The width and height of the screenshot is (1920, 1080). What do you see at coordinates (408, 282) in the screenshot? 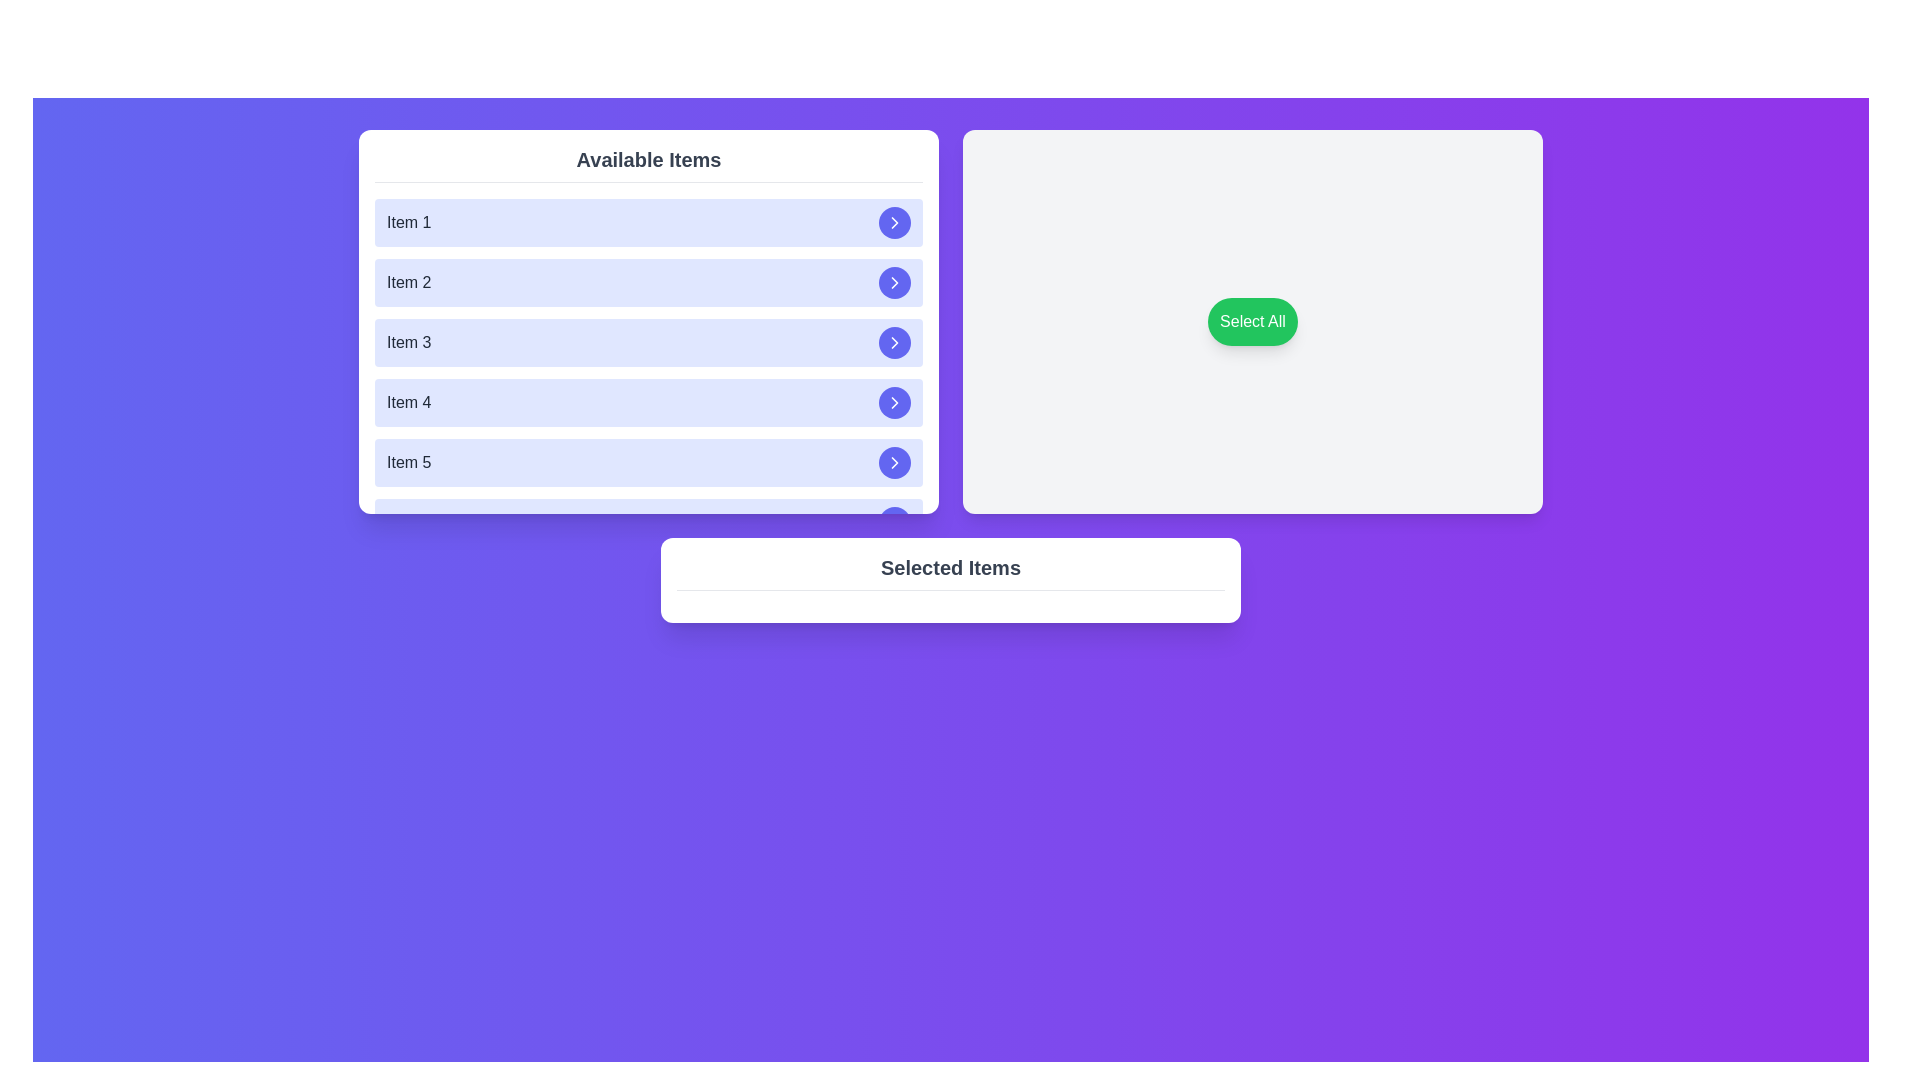
I see `the text label displaying 'Item 2' in bold gray font, located in the second row of the 'Available Items' list` at bounding box center [408, 282].